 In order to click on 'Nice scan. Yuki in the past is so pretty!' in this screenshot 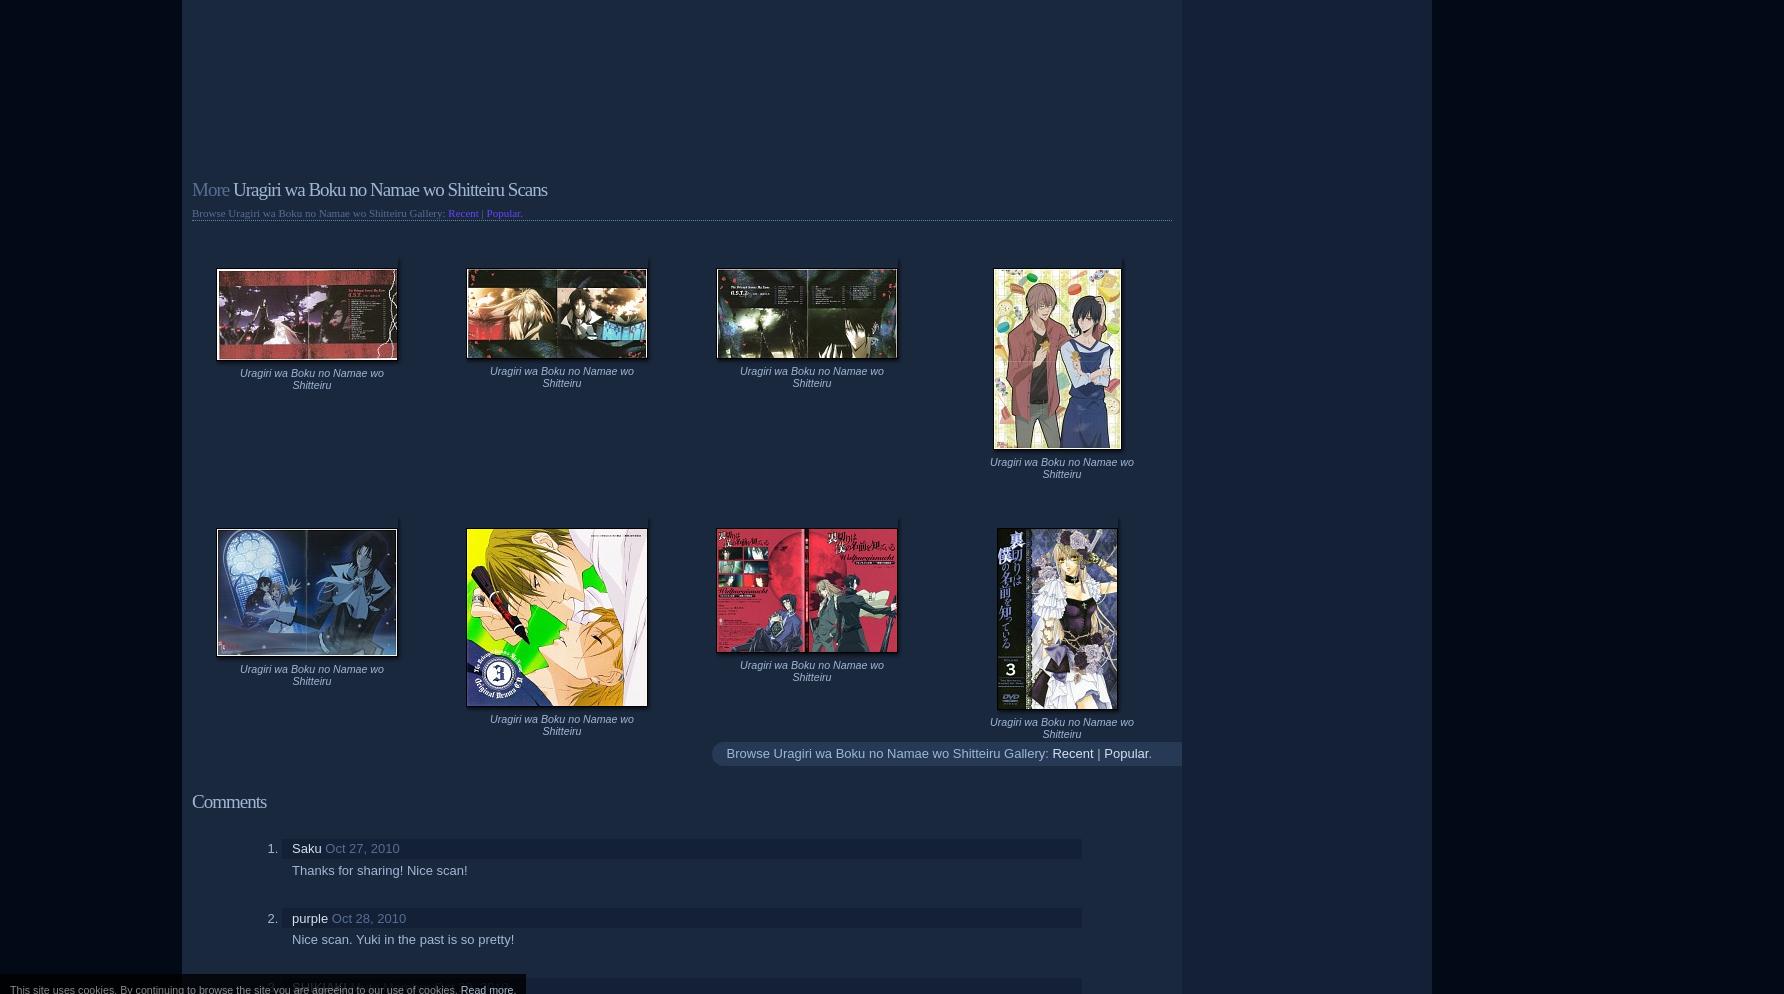, I will do `click(402, 939)`.